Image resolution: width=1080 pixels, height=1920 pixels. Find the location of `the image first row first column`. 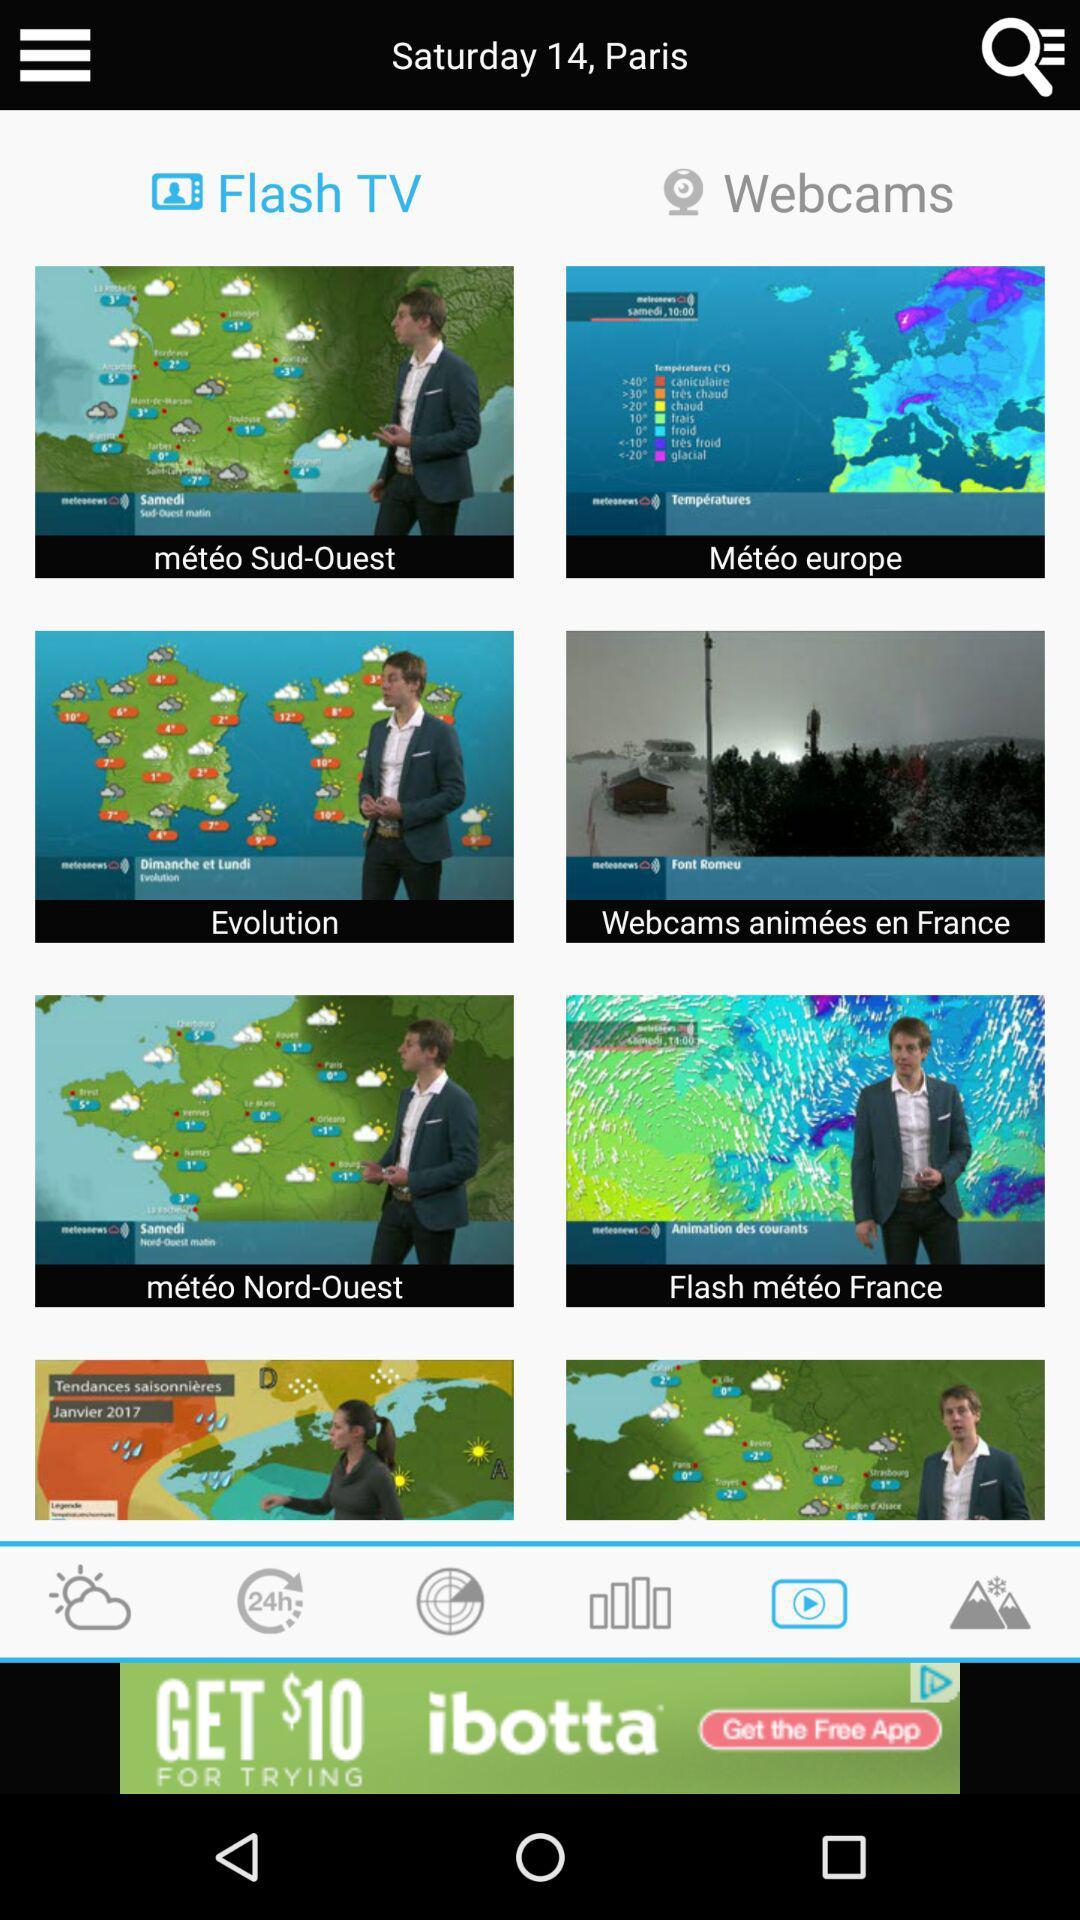

the image first row first column is located at coordinates (274, 400).